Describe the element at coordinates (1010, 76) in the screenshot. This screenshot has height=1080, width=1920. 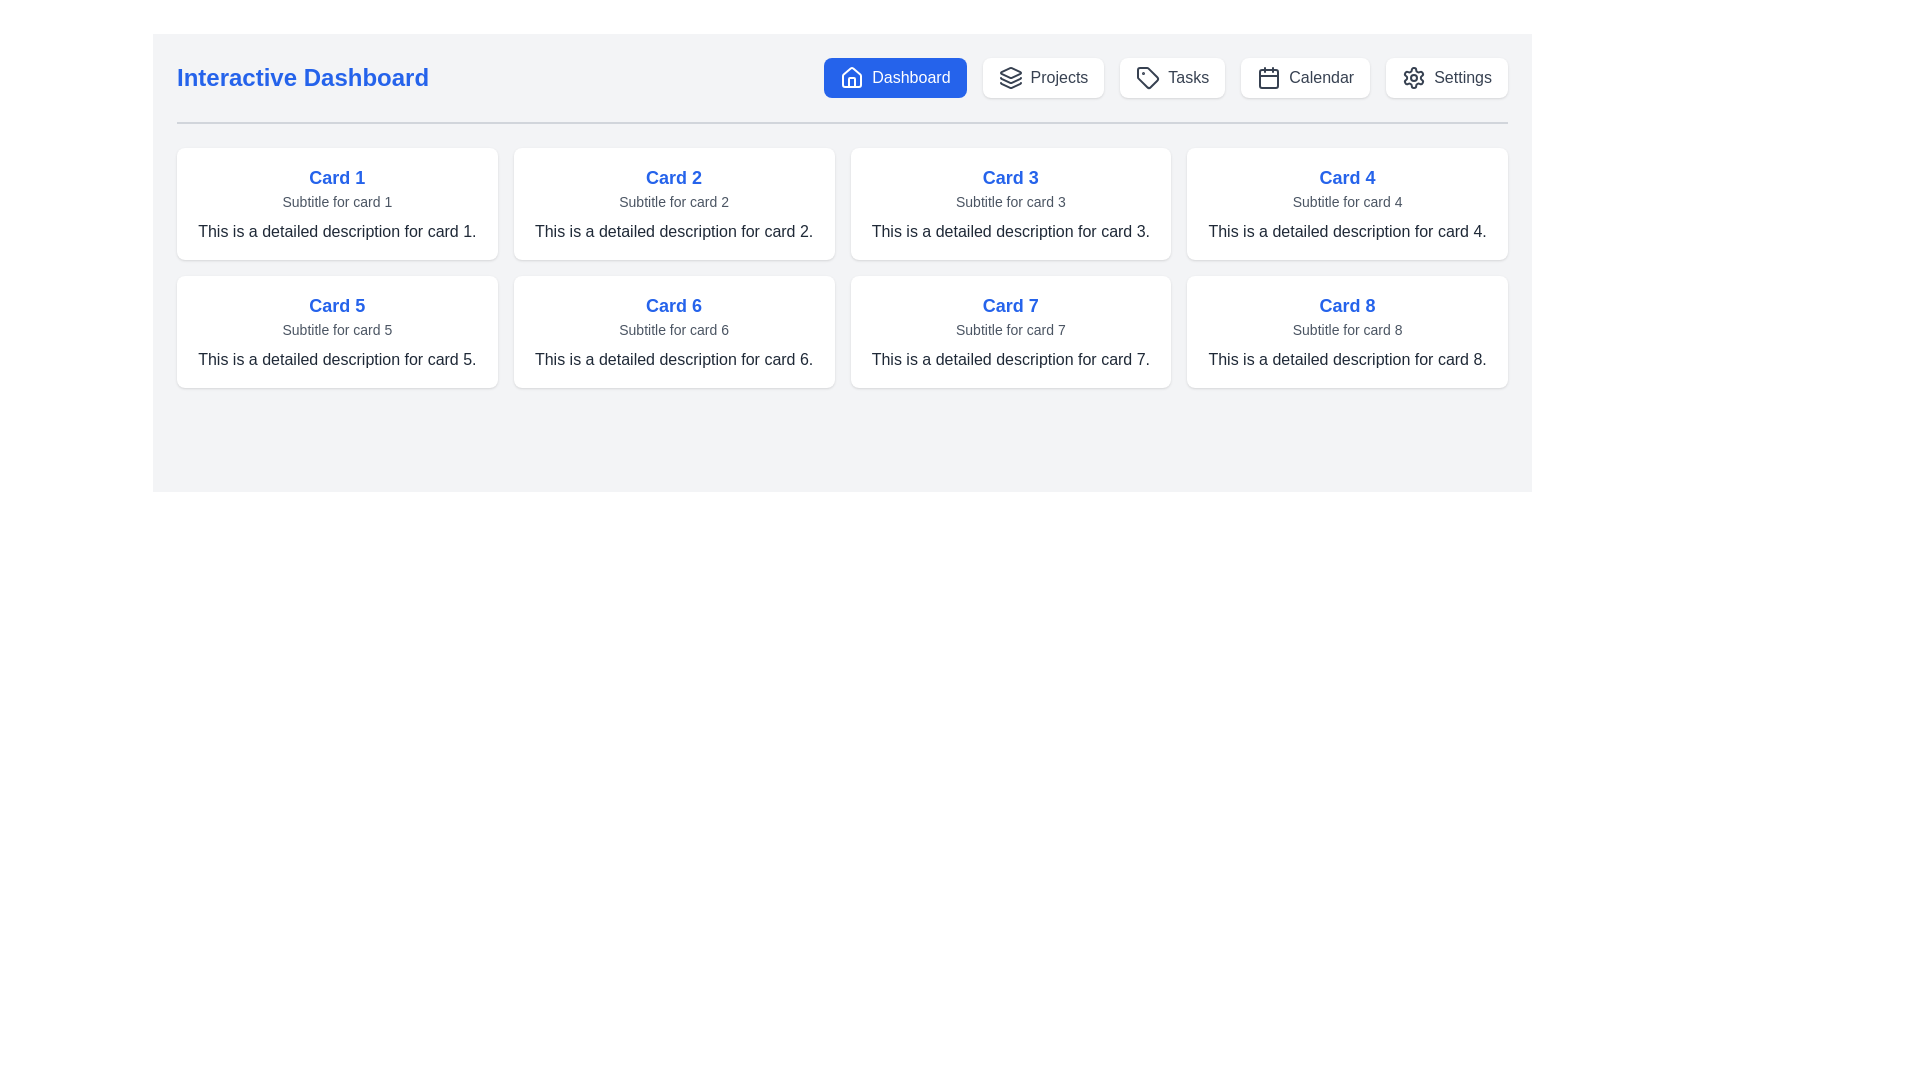
I see `the 'Projects' icon located in the navigation bar` at that location.